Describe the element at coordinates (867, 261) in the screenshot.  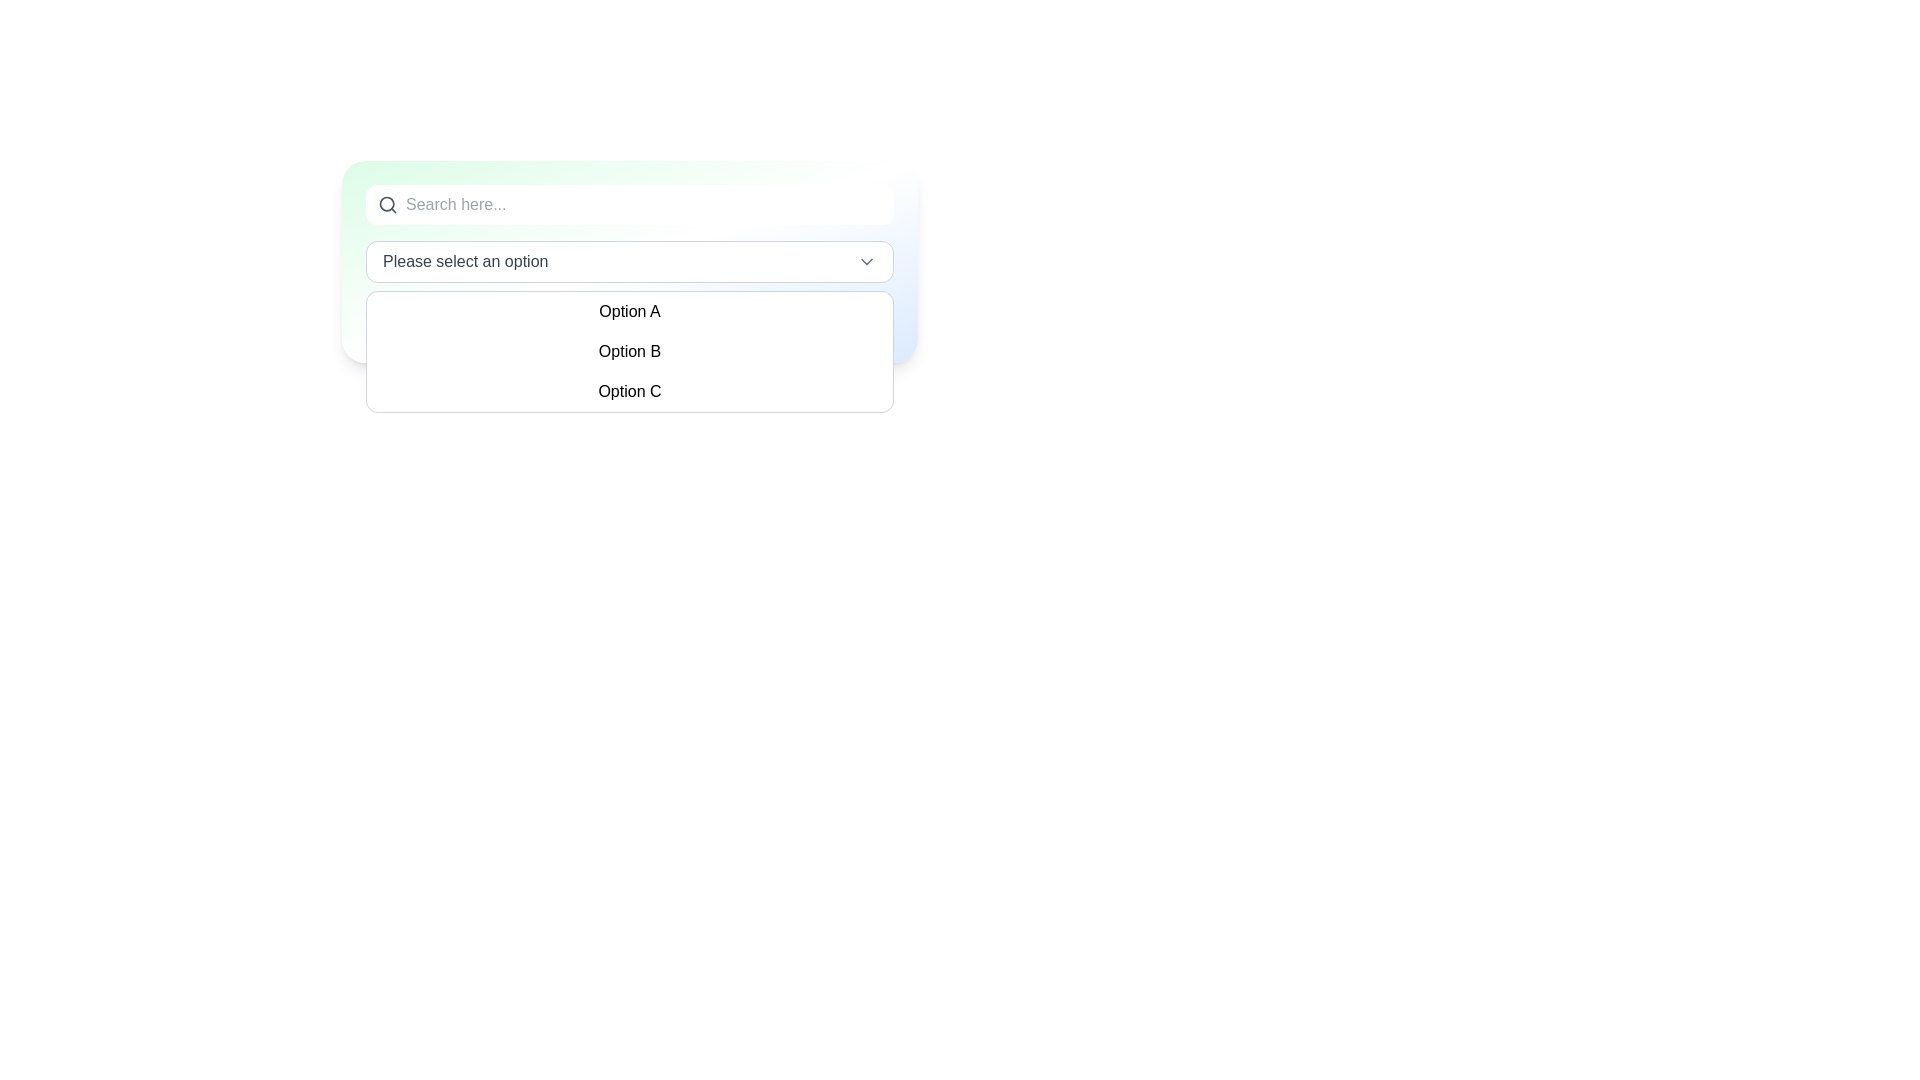
I see `the Chevron Down SVG icon next to the label 'Please select an option' to visually highlight it for interaction` at that location.